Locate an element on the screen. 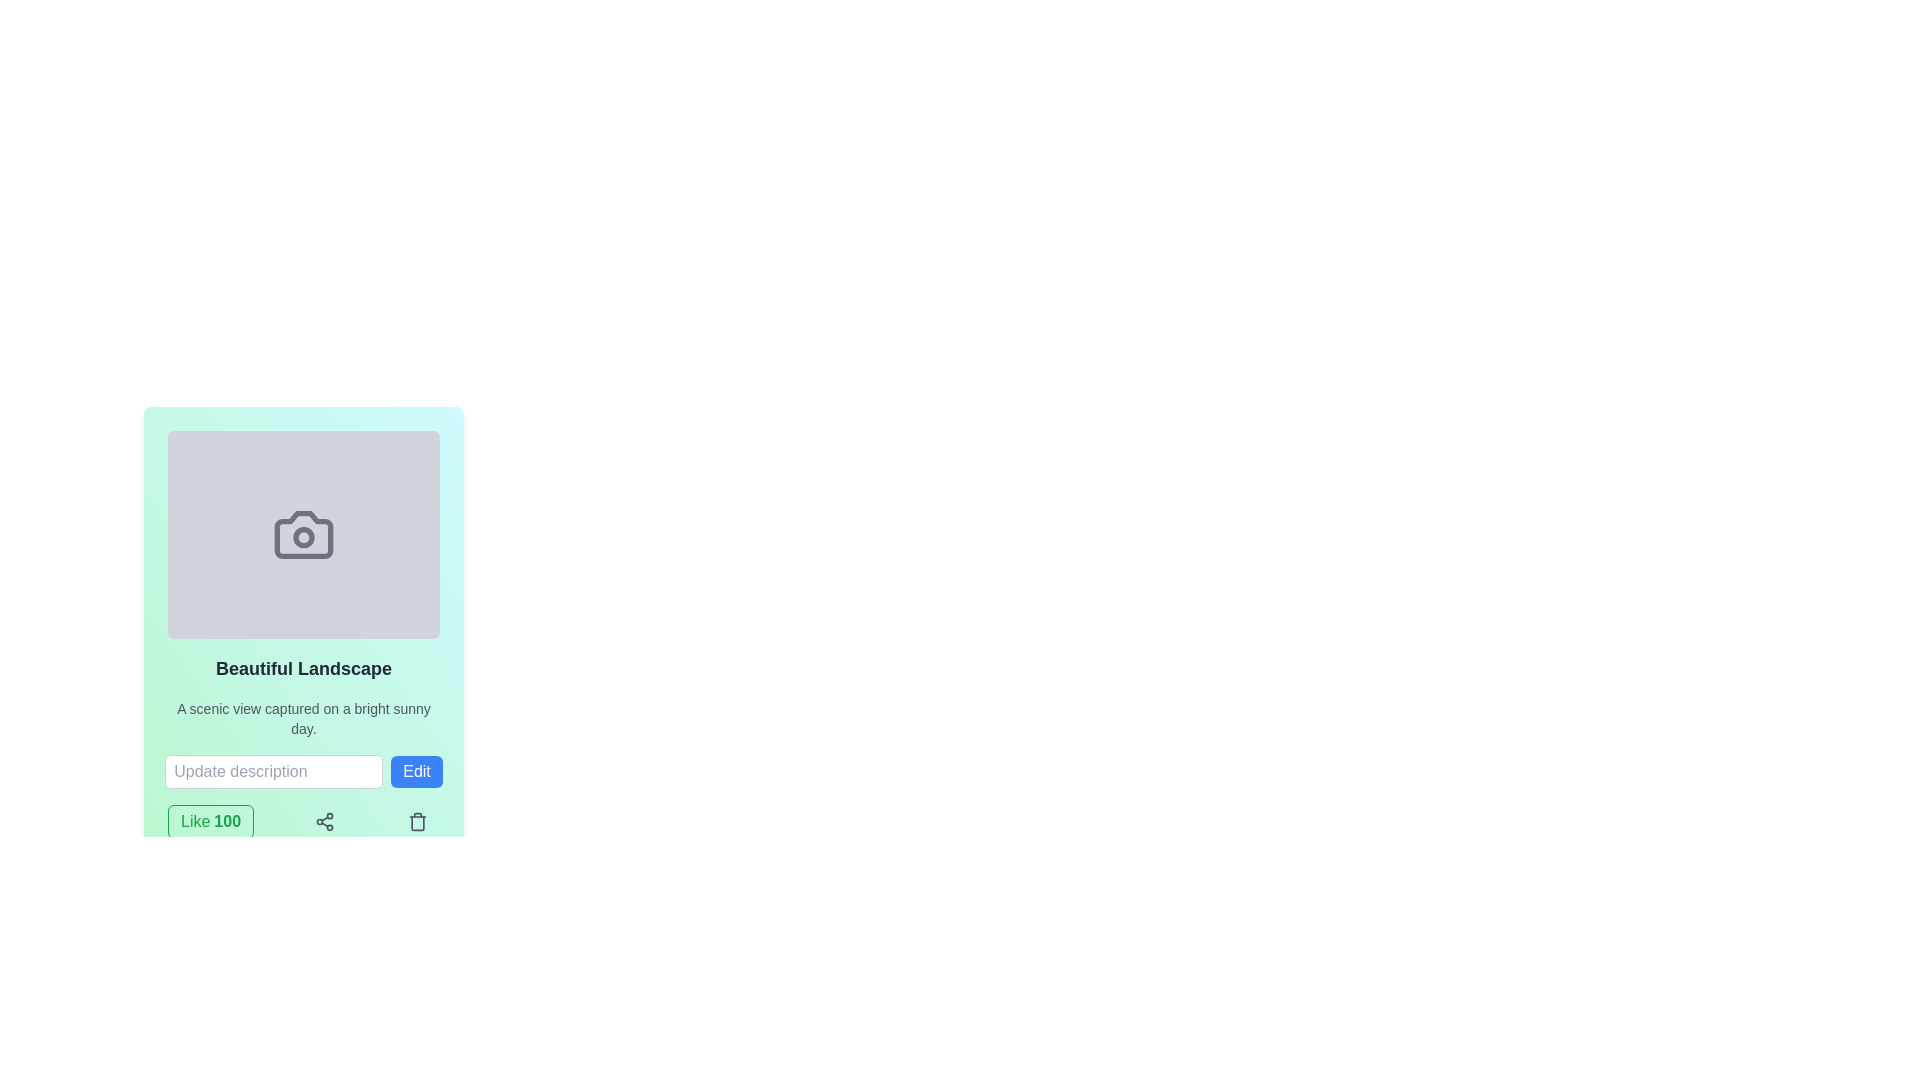 The width and height of the screenshot is (1920, 1080). the 'Share' button, which is the second icon from the right in a row of interactive icons, located between the green 'Like' button and a trash bin icon, to activate the hover effect is located at coordinates (325, 821).